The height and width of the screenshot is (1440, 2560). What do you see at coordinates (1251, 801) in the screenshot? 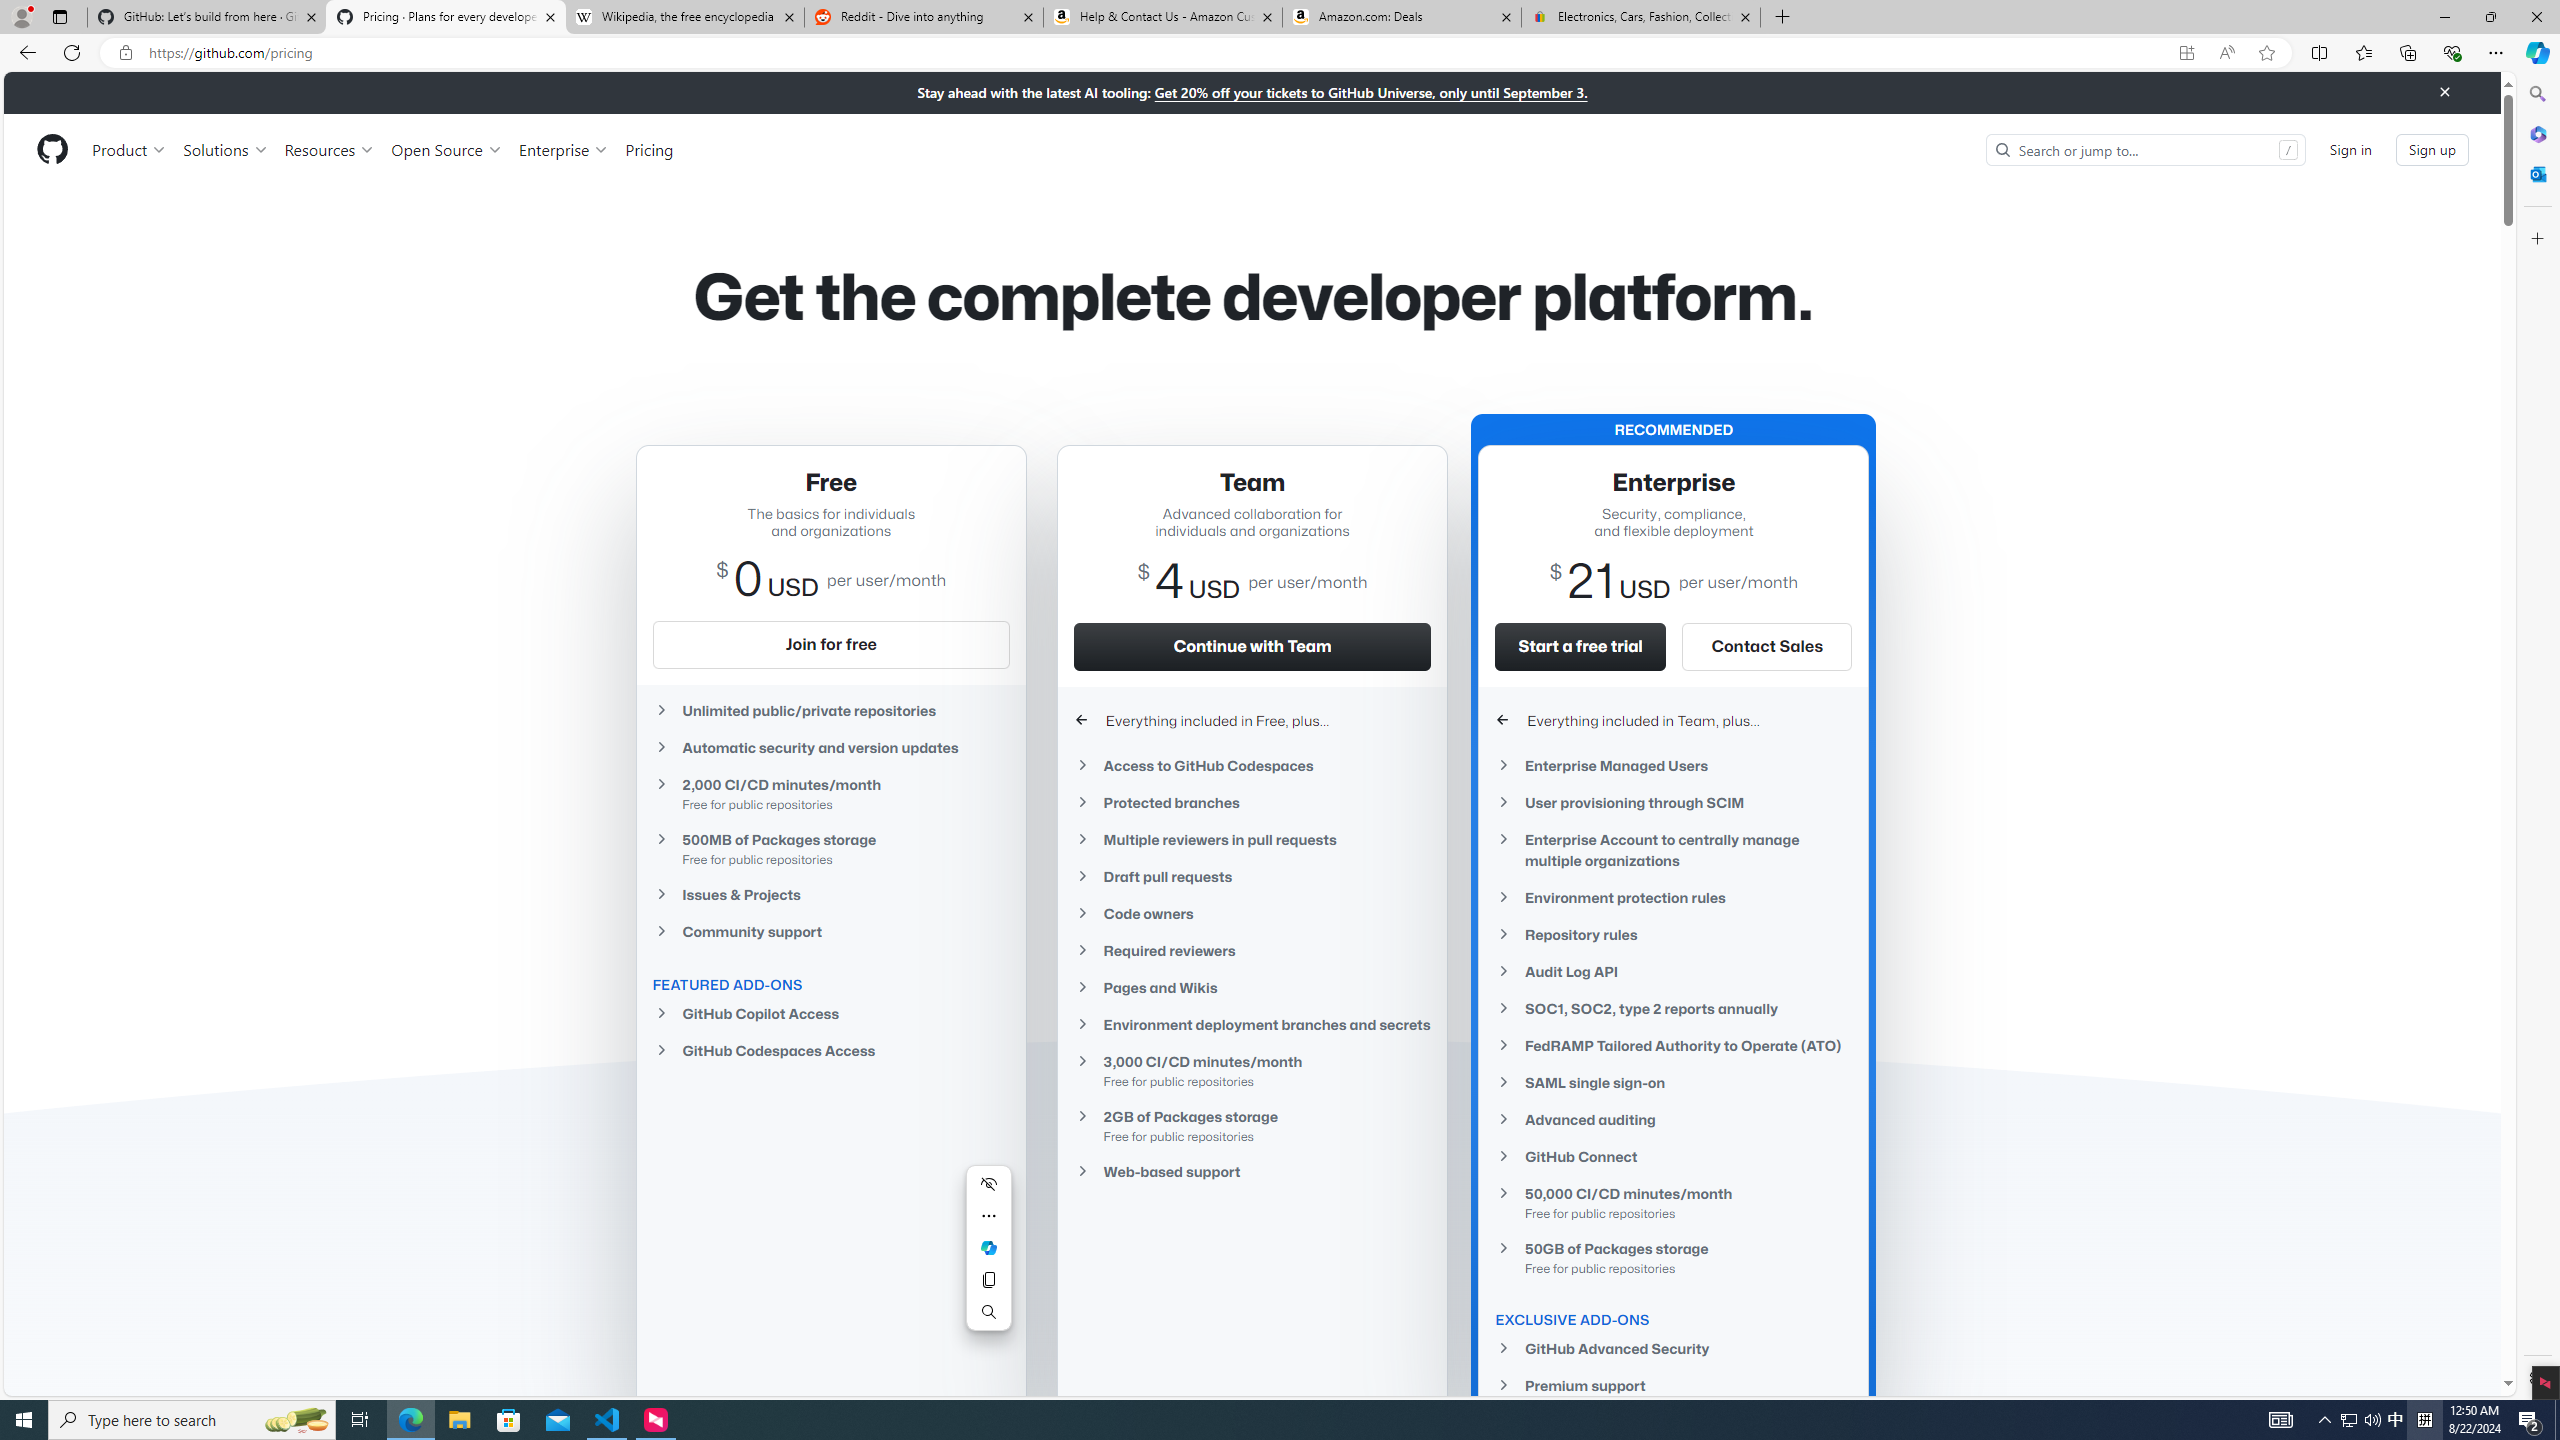
I see `'Protected branches'` at bounding box center [1251, 801].